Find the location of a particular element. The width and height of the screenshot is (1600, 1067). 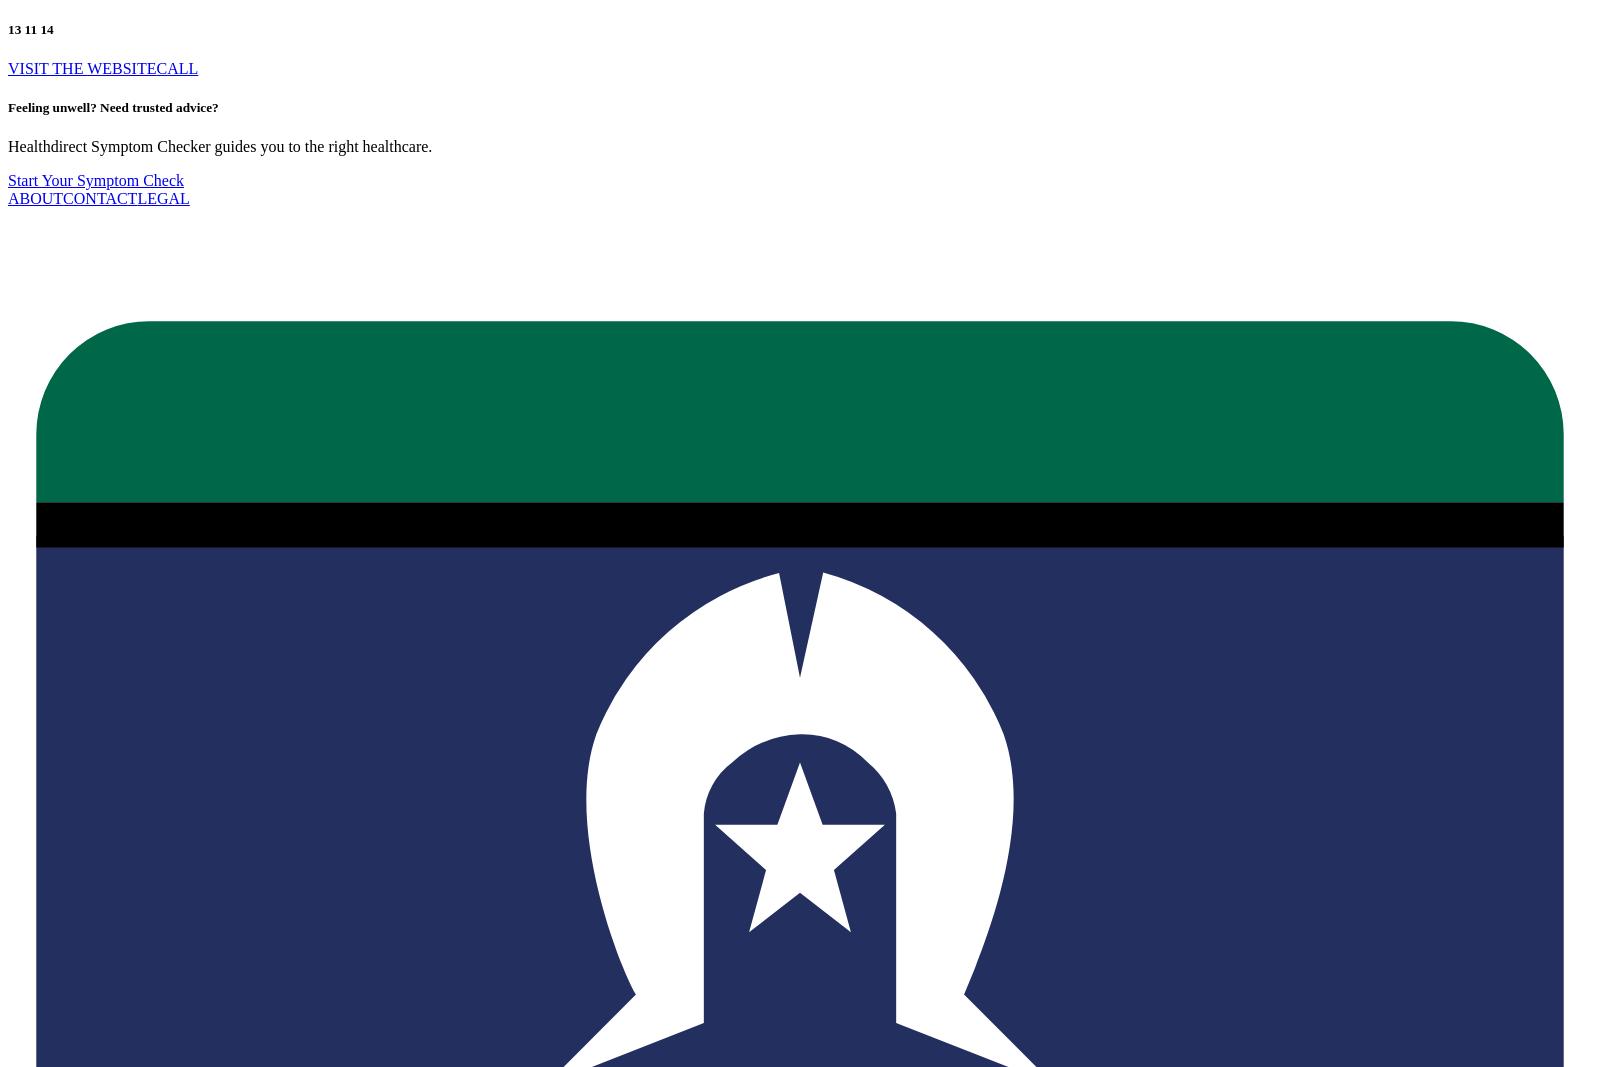

'WEBSITE' is located at coordinates (120, 66).